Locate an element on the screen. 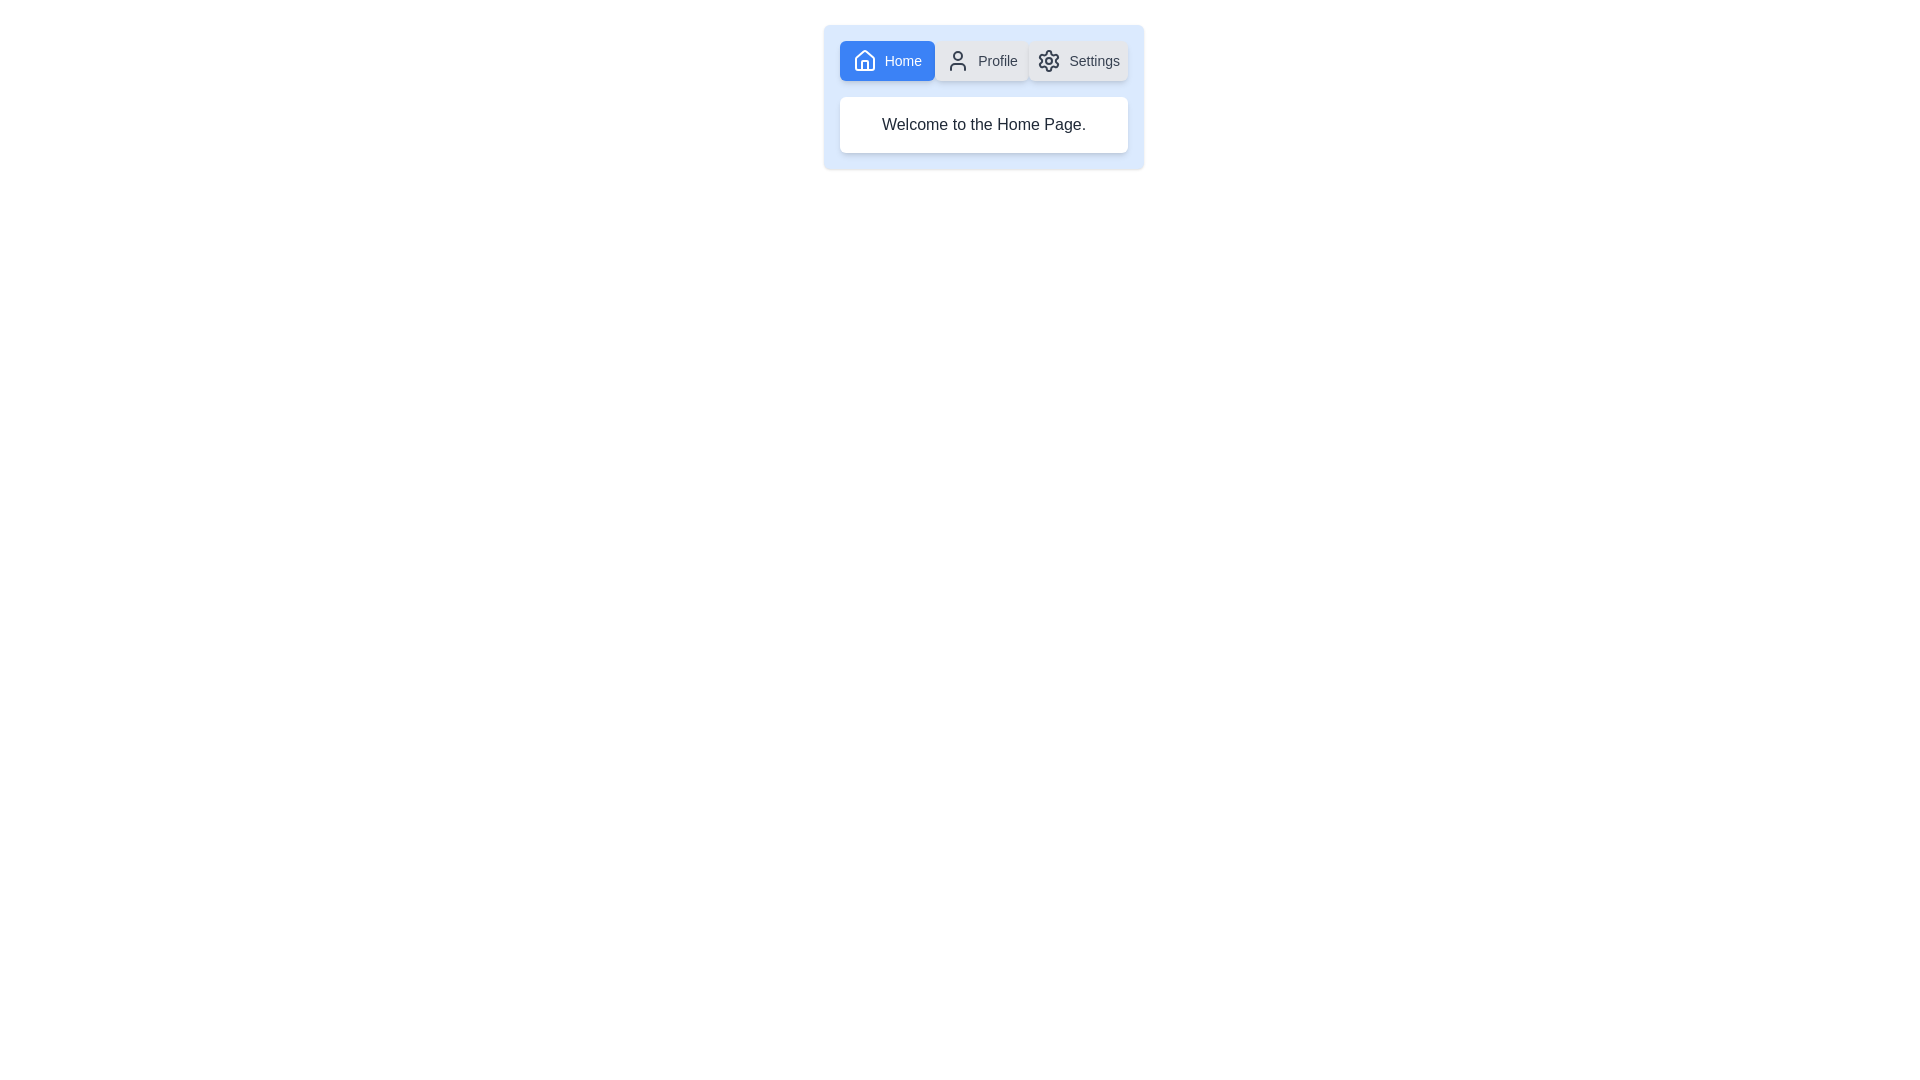 The height and width of the screenshot is (1080, 1920). the blue rectangular button with rounded corners labeled 'Home' is located at coordinates (886, 60).